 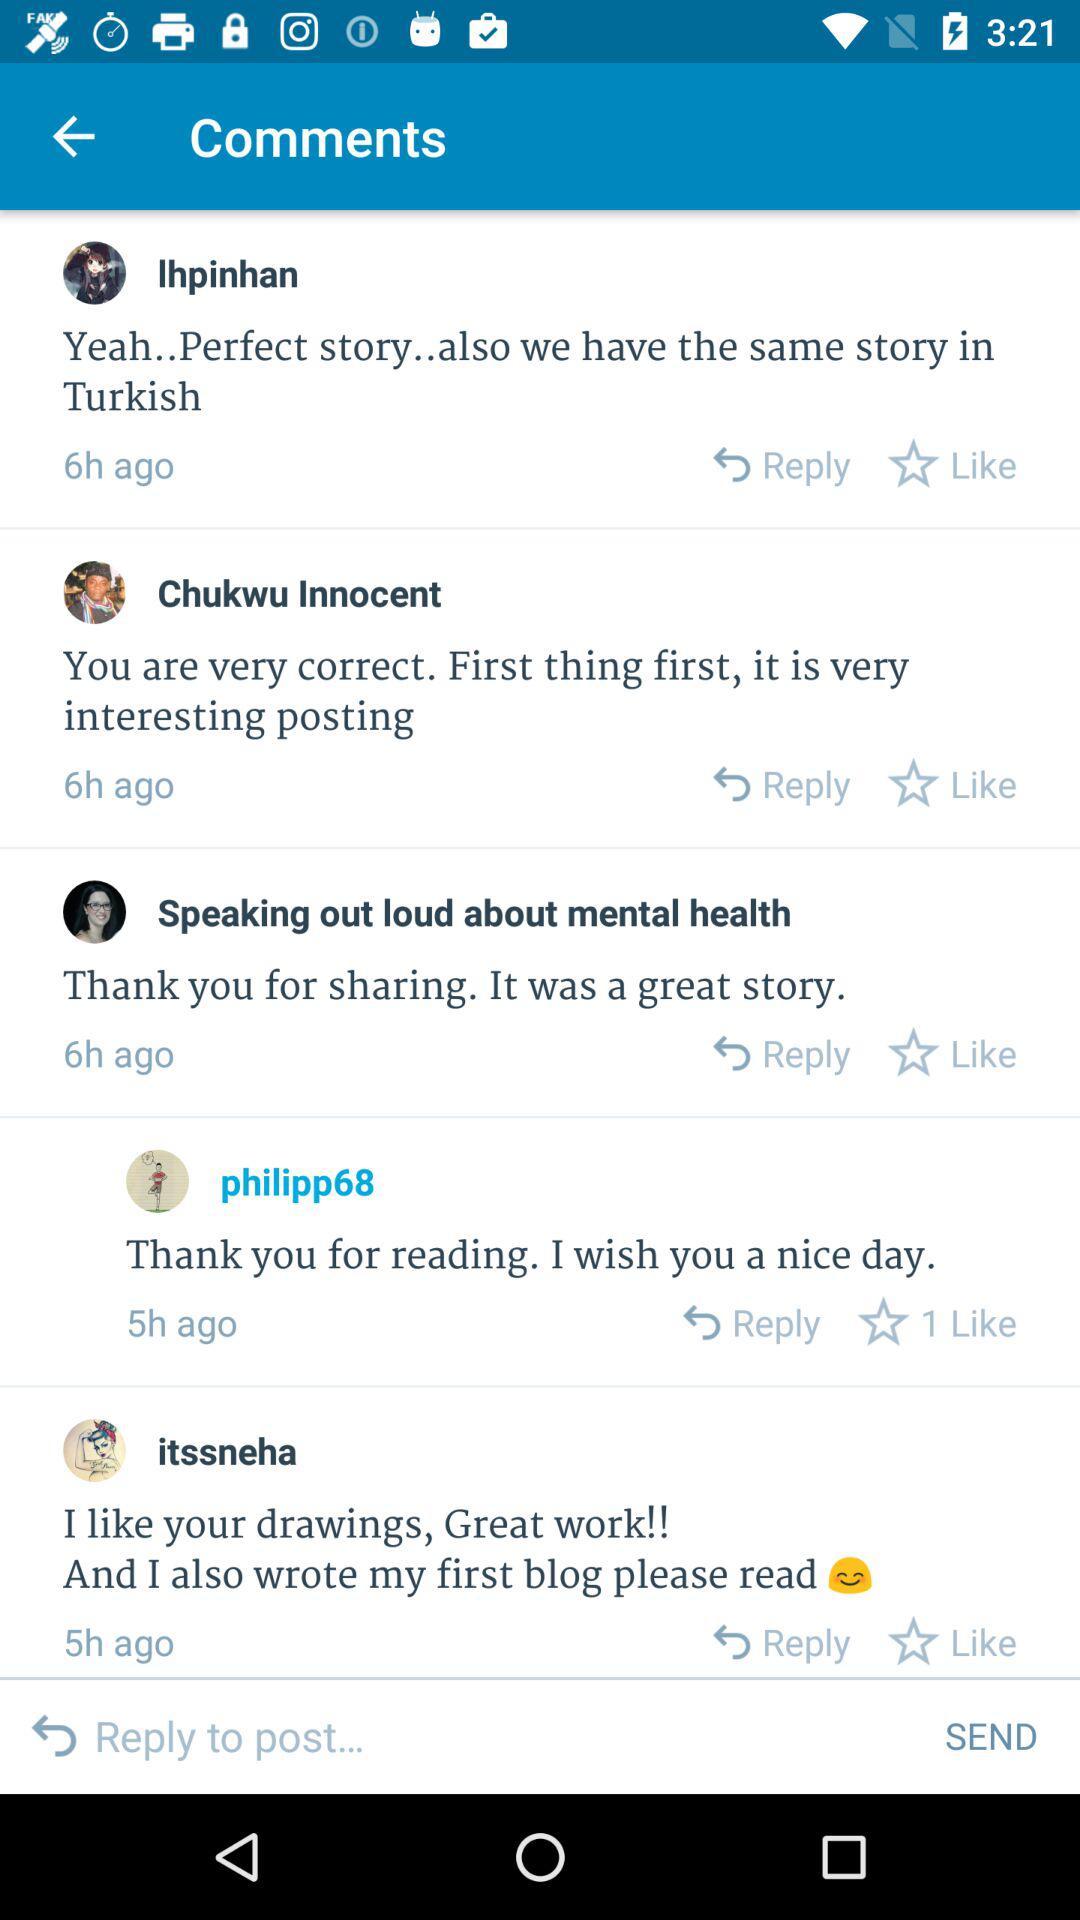 I want to click on reply to this comment, so click(x=699, y=1322).